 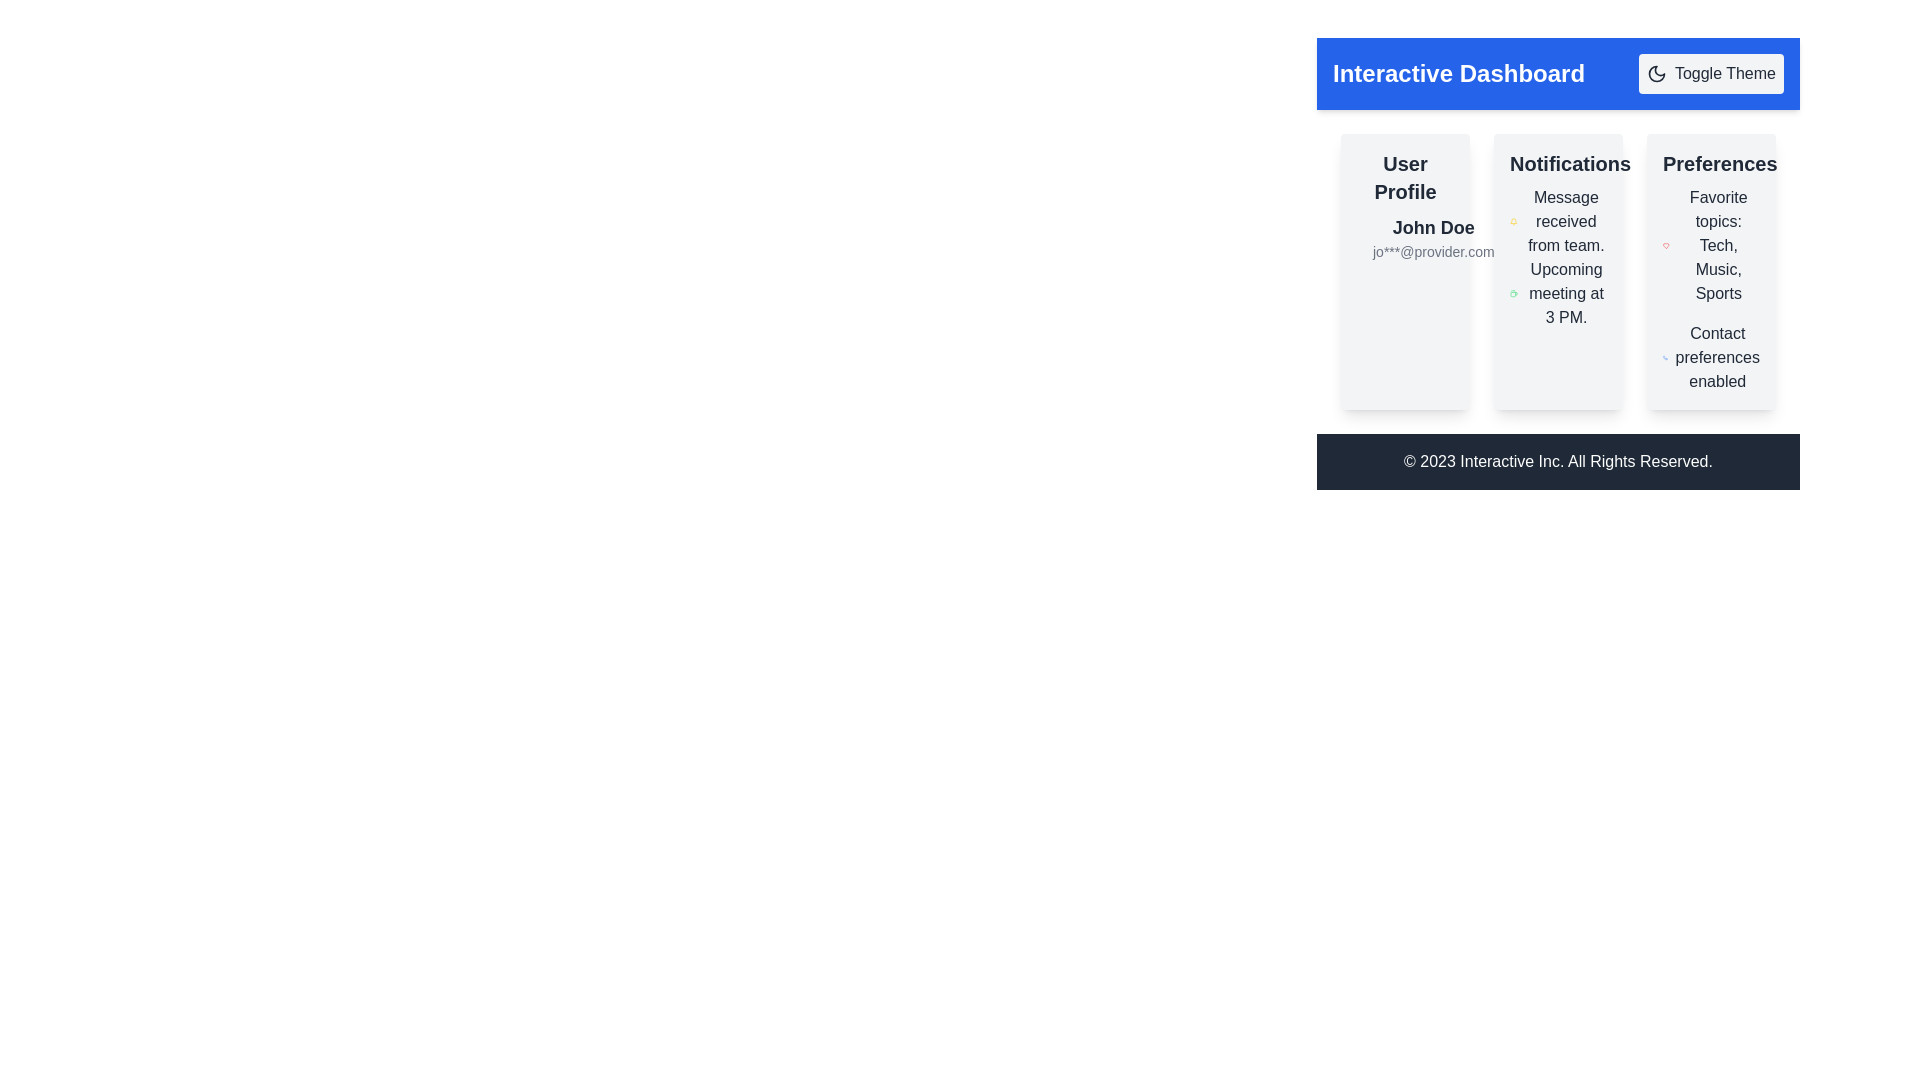 What do you see at coordinates (1710, 72) in the screenshot?
I see `the 'Toggle Theme' button with a moon icon located in the top-right corner of the 'Interactive Dashboard' navigation bar` at bounding box center [1710, 72].